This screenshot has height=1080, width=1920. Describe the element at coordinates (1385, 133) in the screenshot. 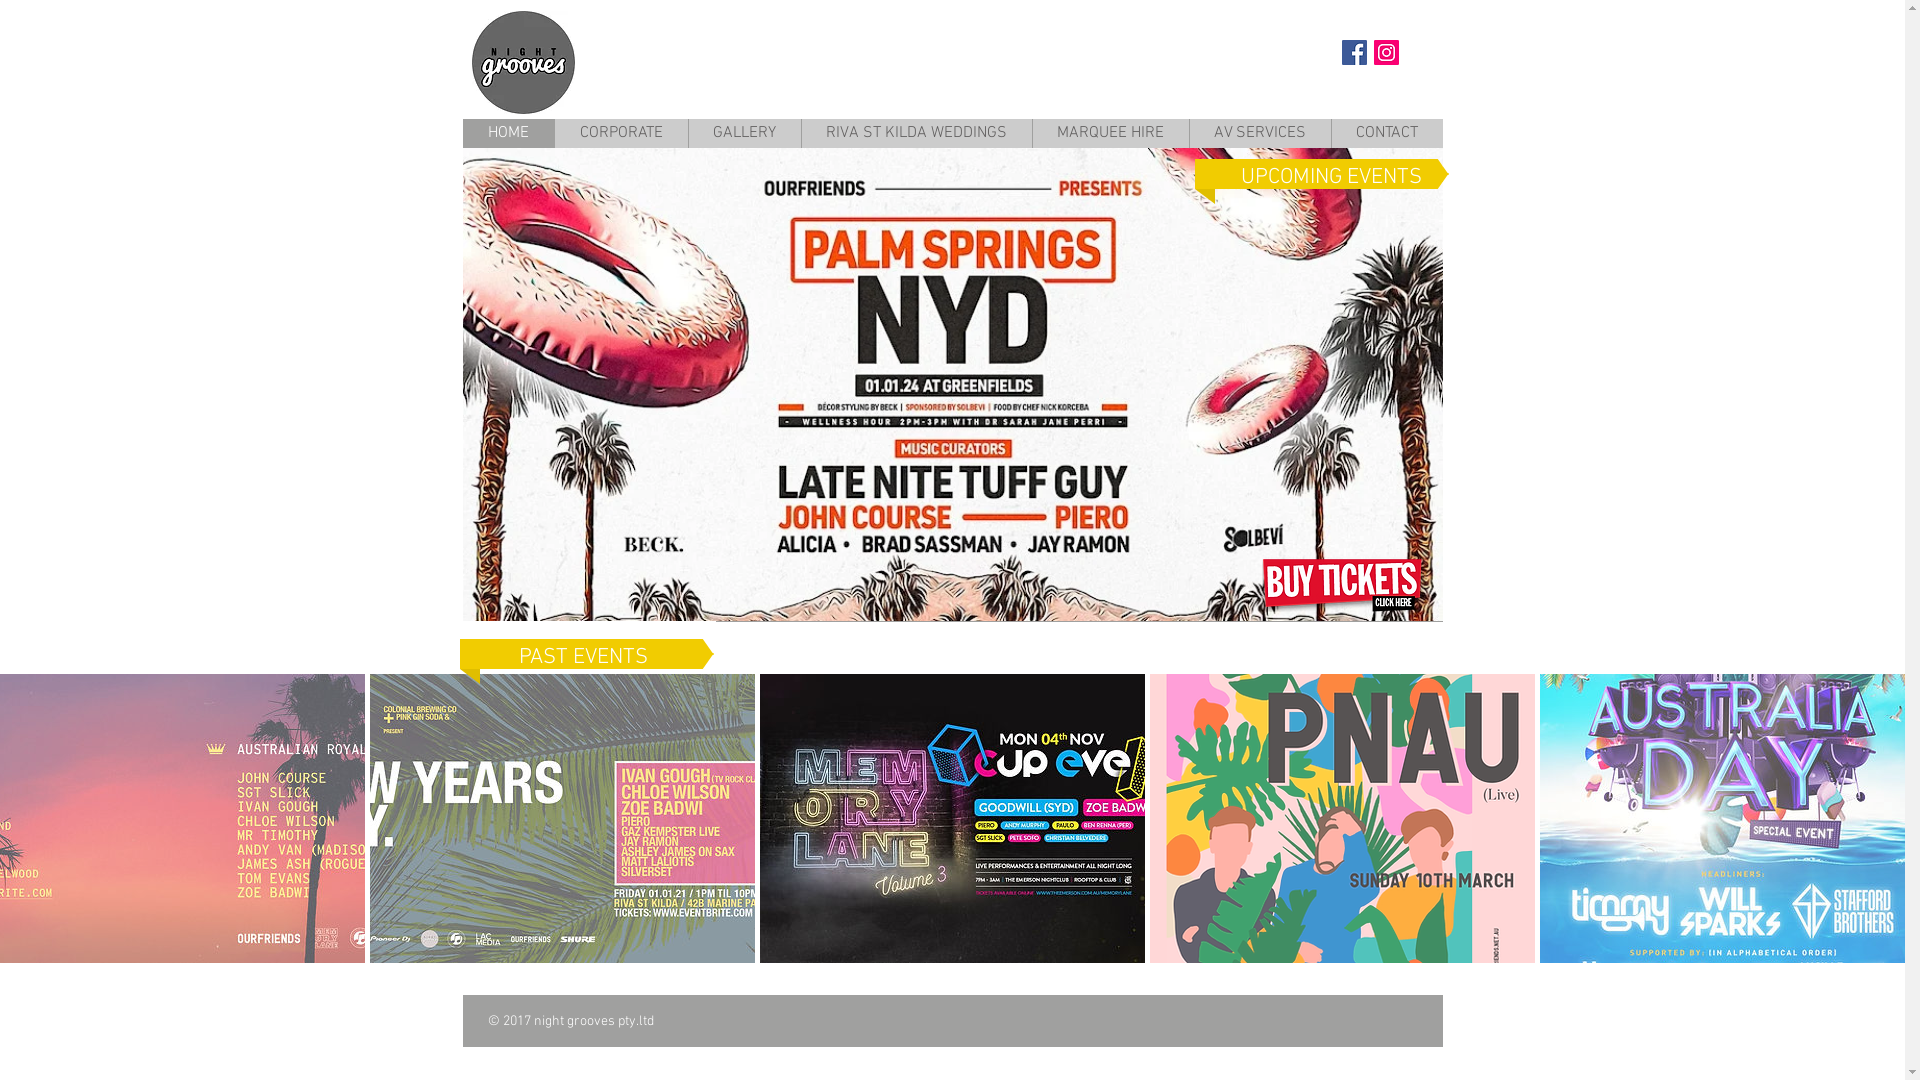

I see `'CONTACT'` at that location.